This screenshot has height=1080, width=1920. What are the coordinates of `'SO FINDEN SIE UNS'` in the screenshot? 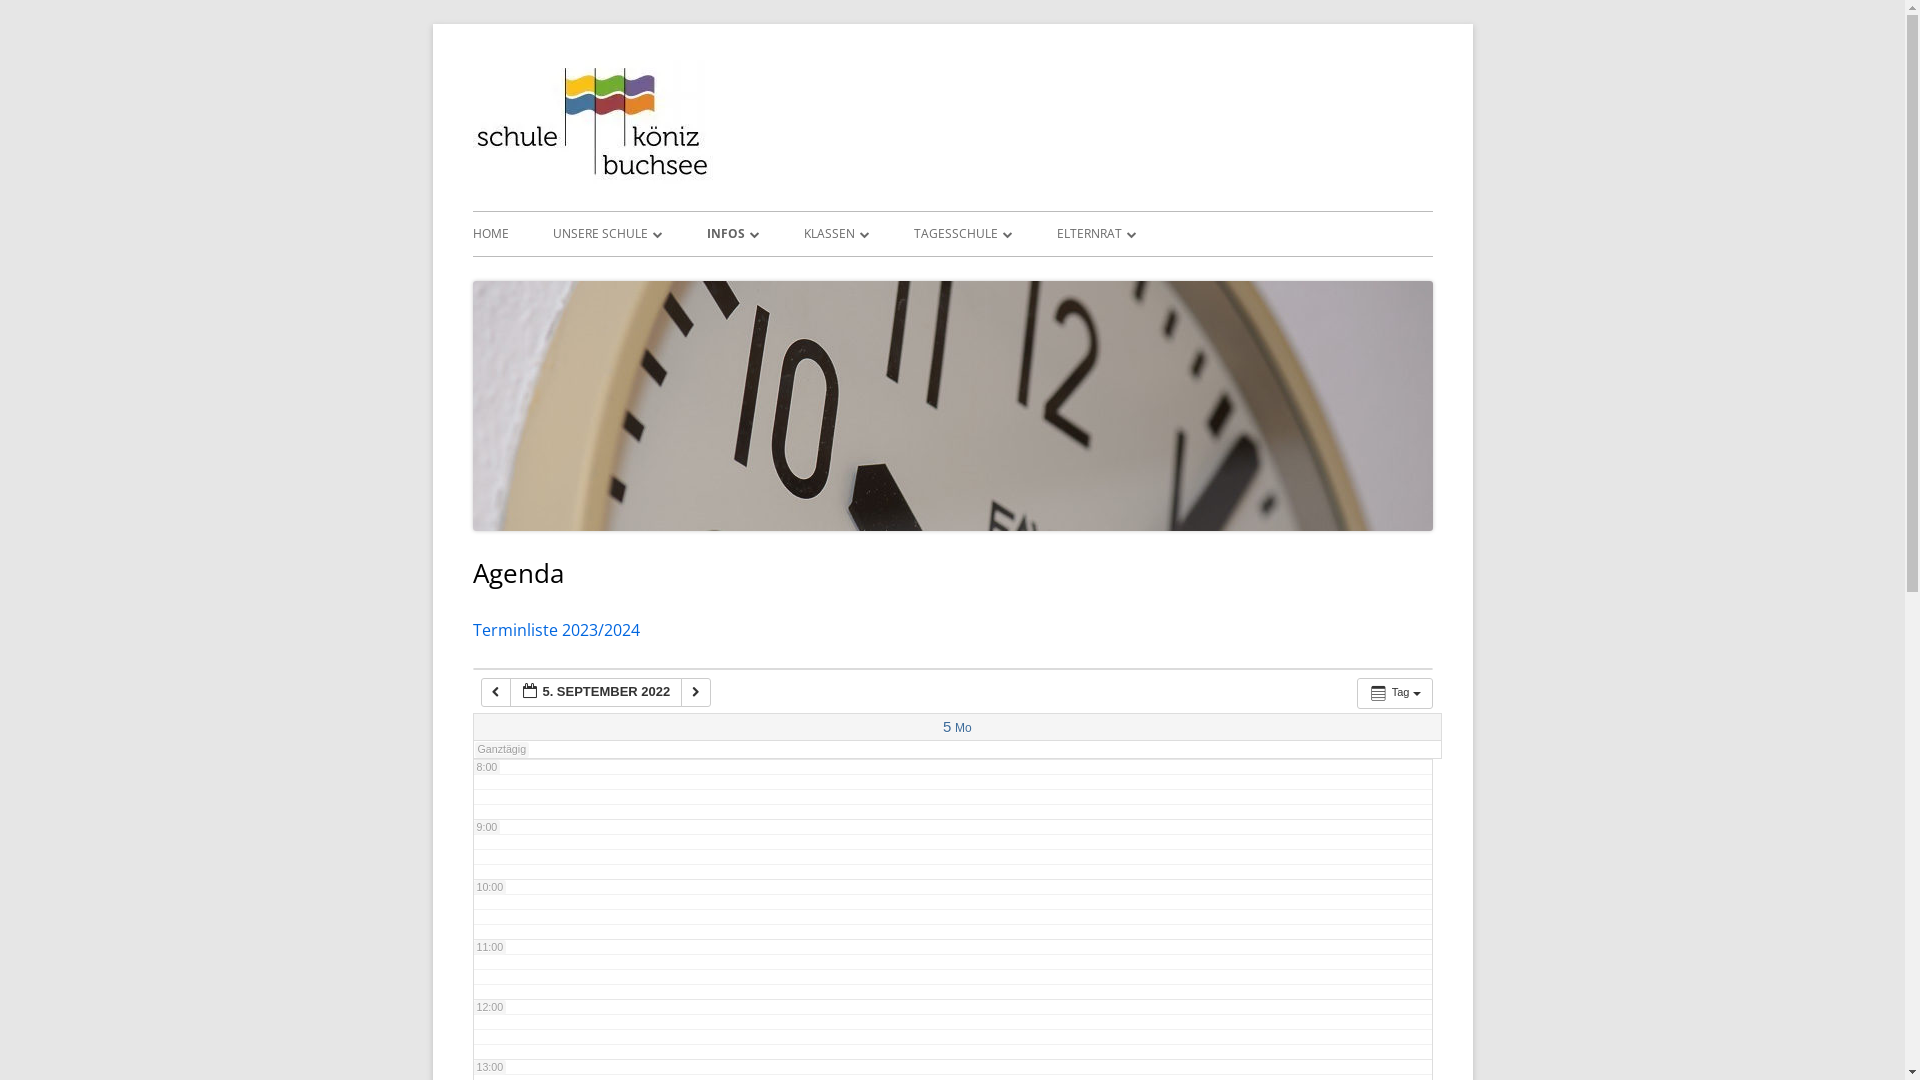 It's located at (666, 276).